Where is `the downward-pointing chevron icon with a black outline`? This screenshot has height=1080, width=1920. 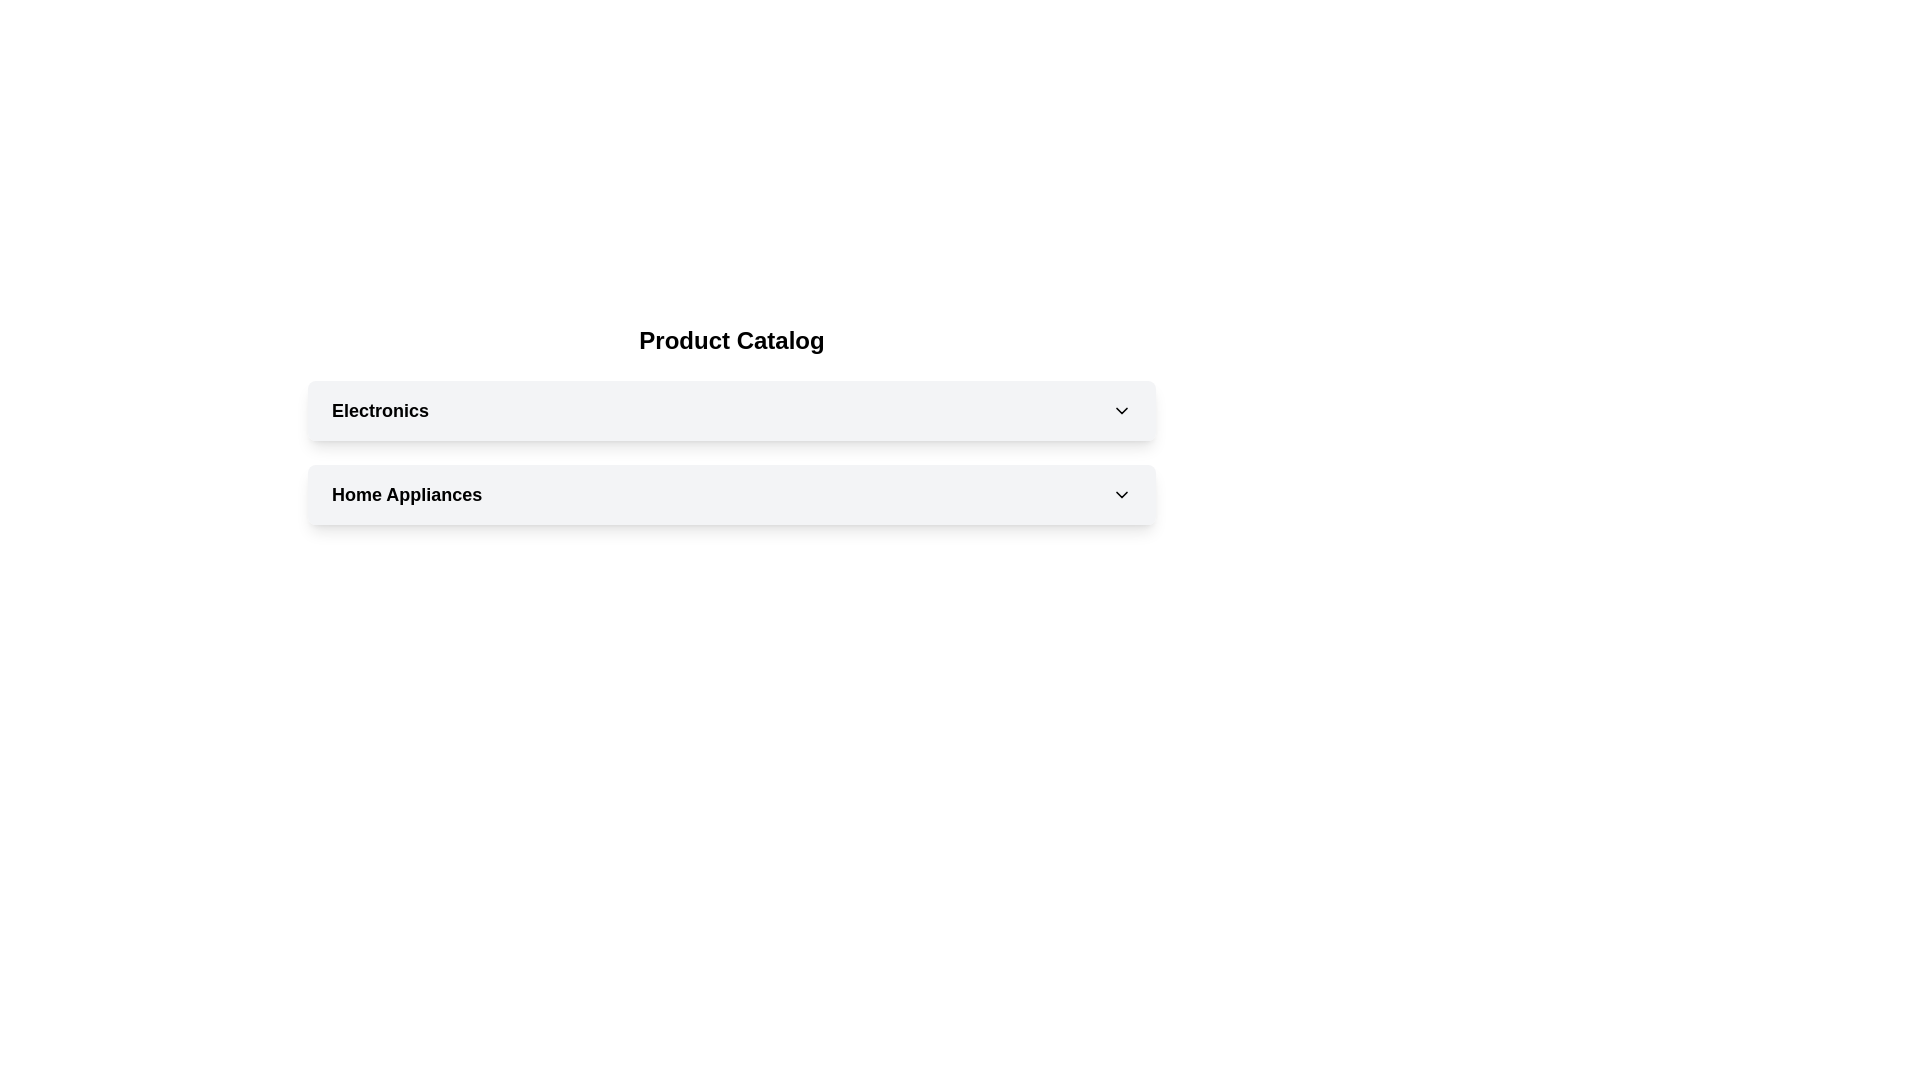 the downward-pointing chevron icon with a black outline is located at coordinates (1122, 494).